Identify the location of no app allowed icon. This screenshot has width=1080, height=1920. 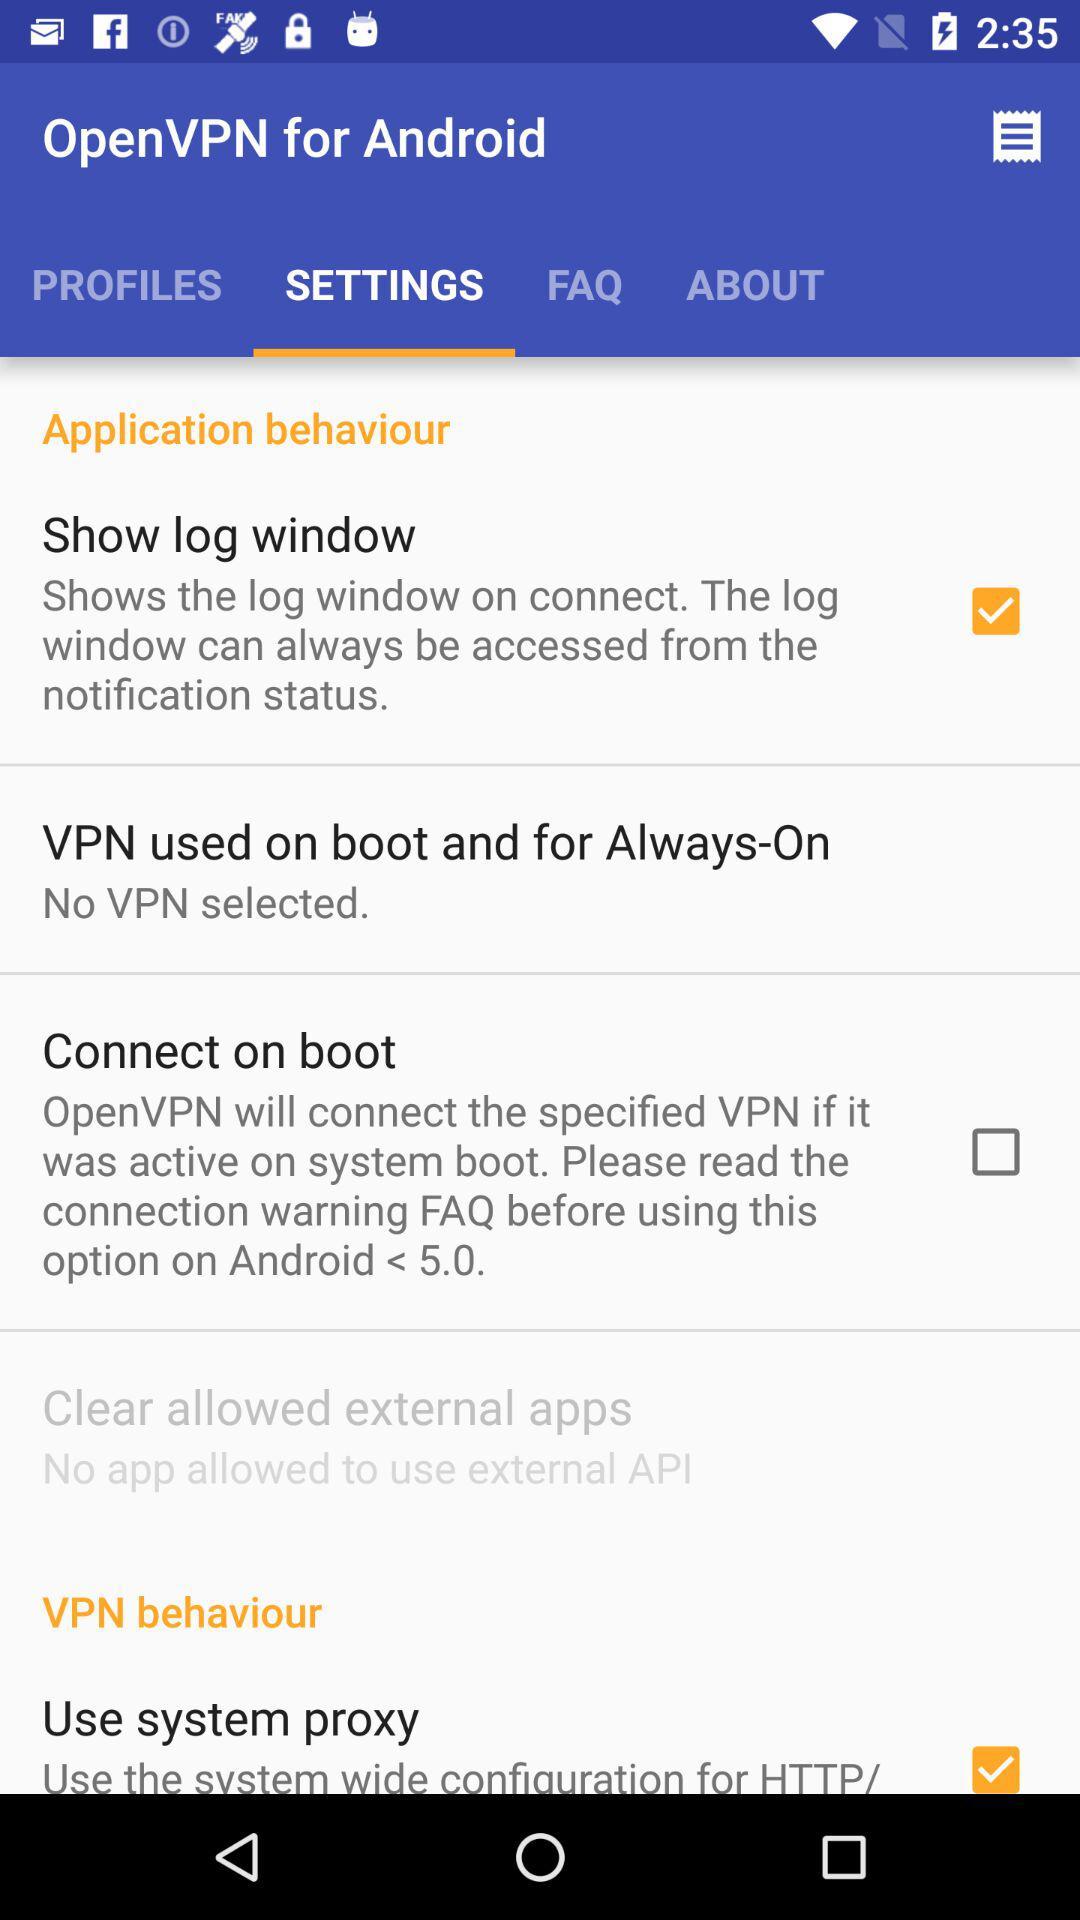
(367, 1467).